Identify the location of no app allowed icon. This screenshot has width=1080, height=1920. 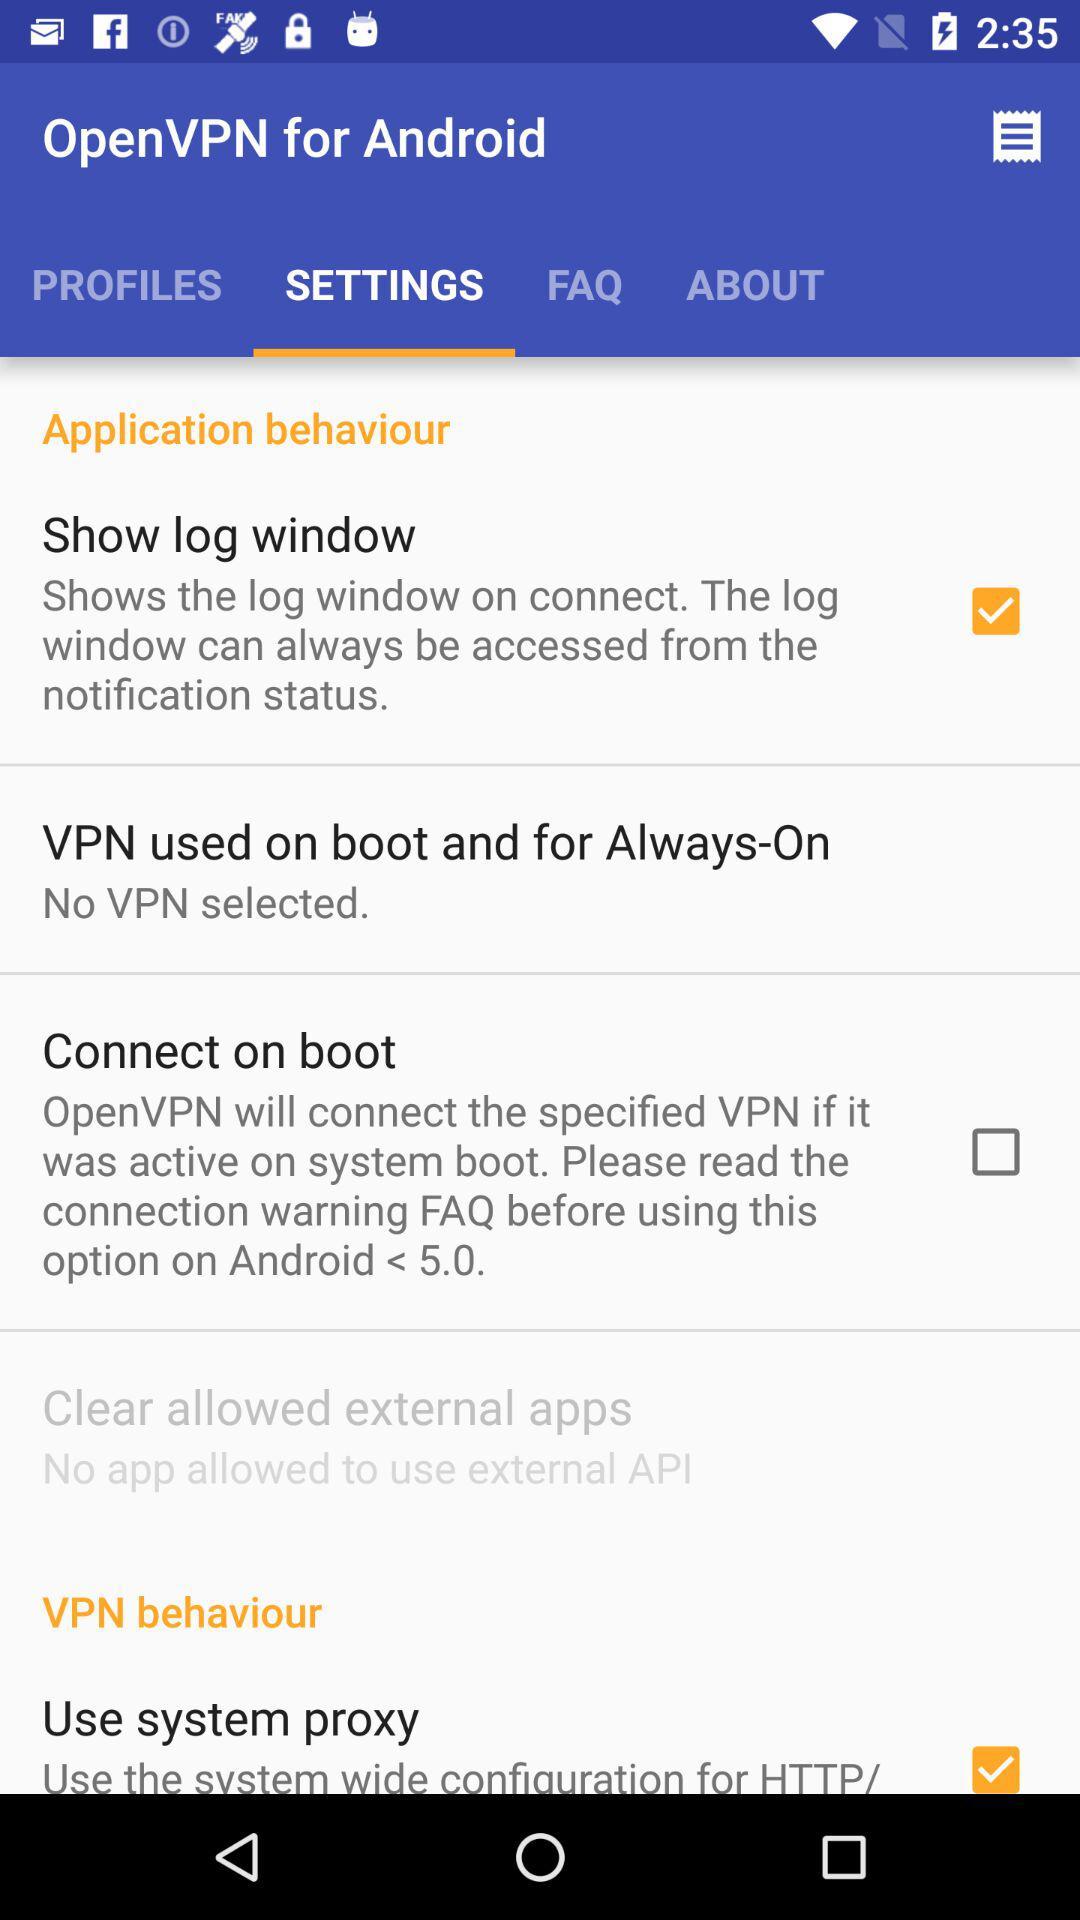
(367, 1467).